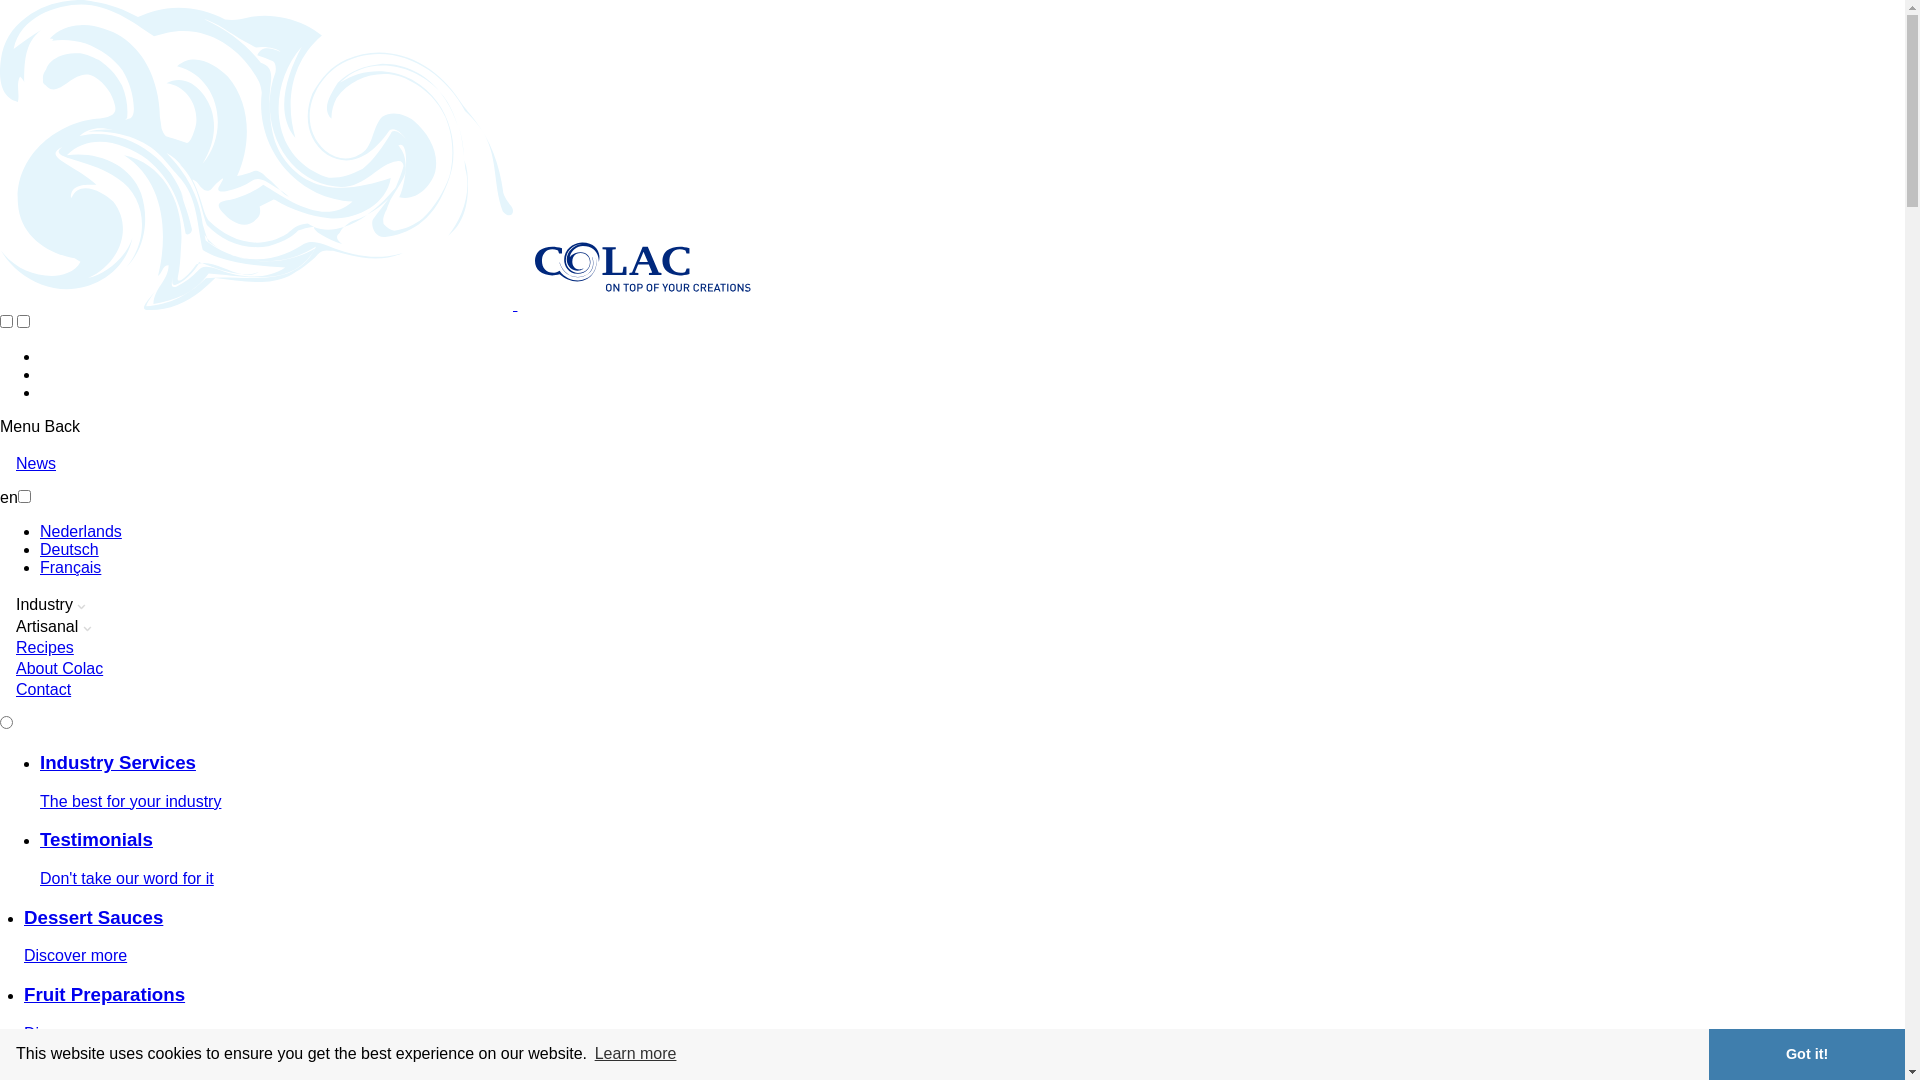  I want to click on 'Nederlands', so click(80, 530).